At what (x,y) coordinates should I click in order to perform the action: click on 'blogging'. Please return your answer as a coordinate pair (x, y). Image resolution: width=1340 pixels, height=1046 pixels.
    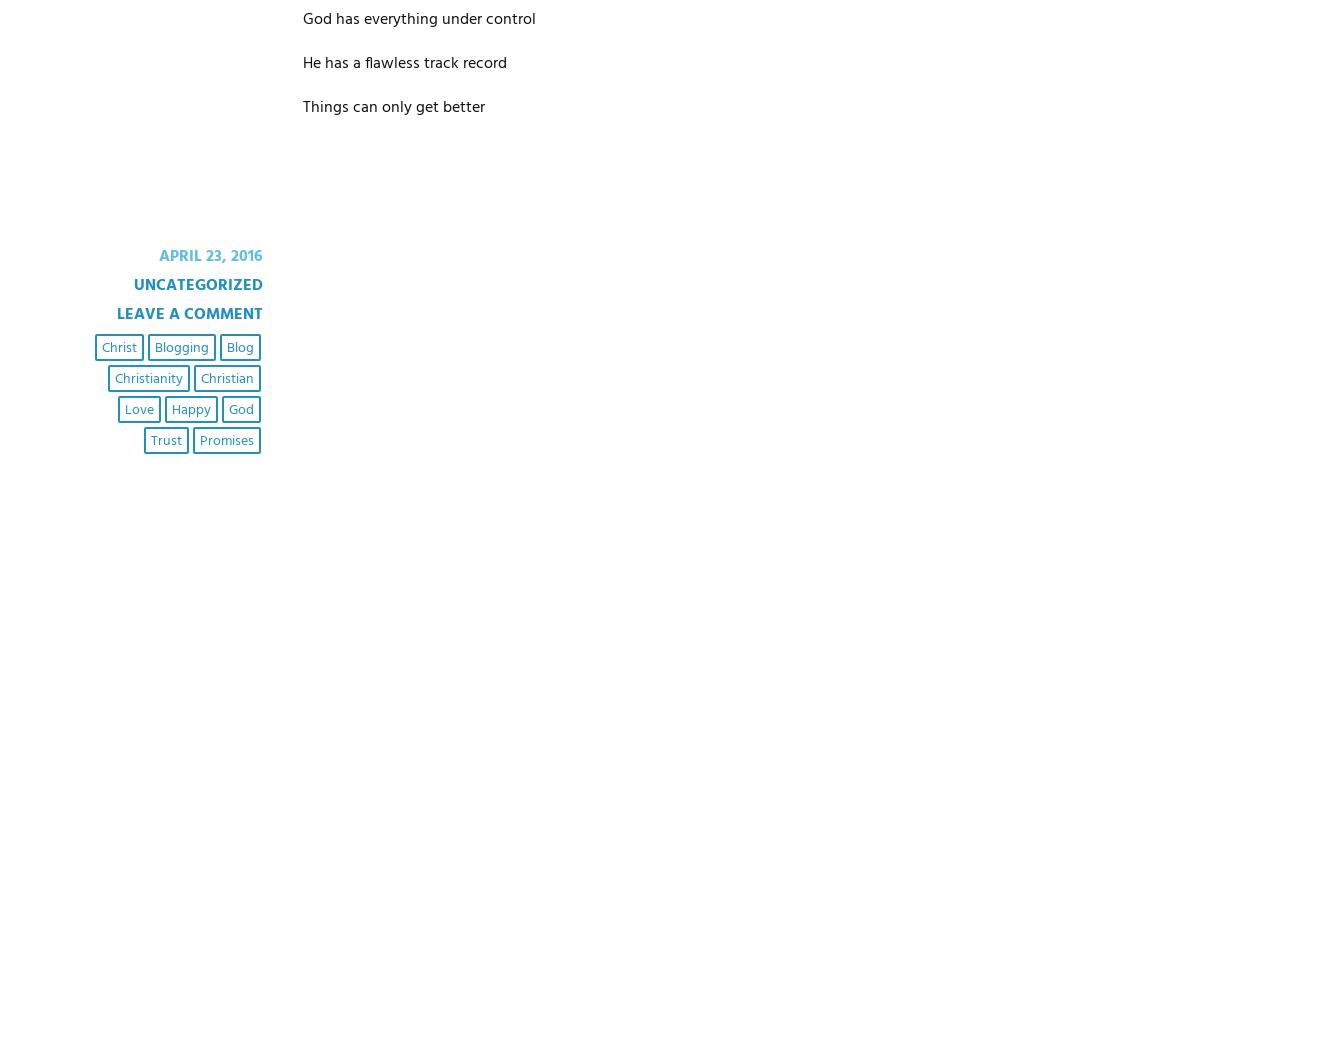
    Looking at the image, I should click on (180, 346).